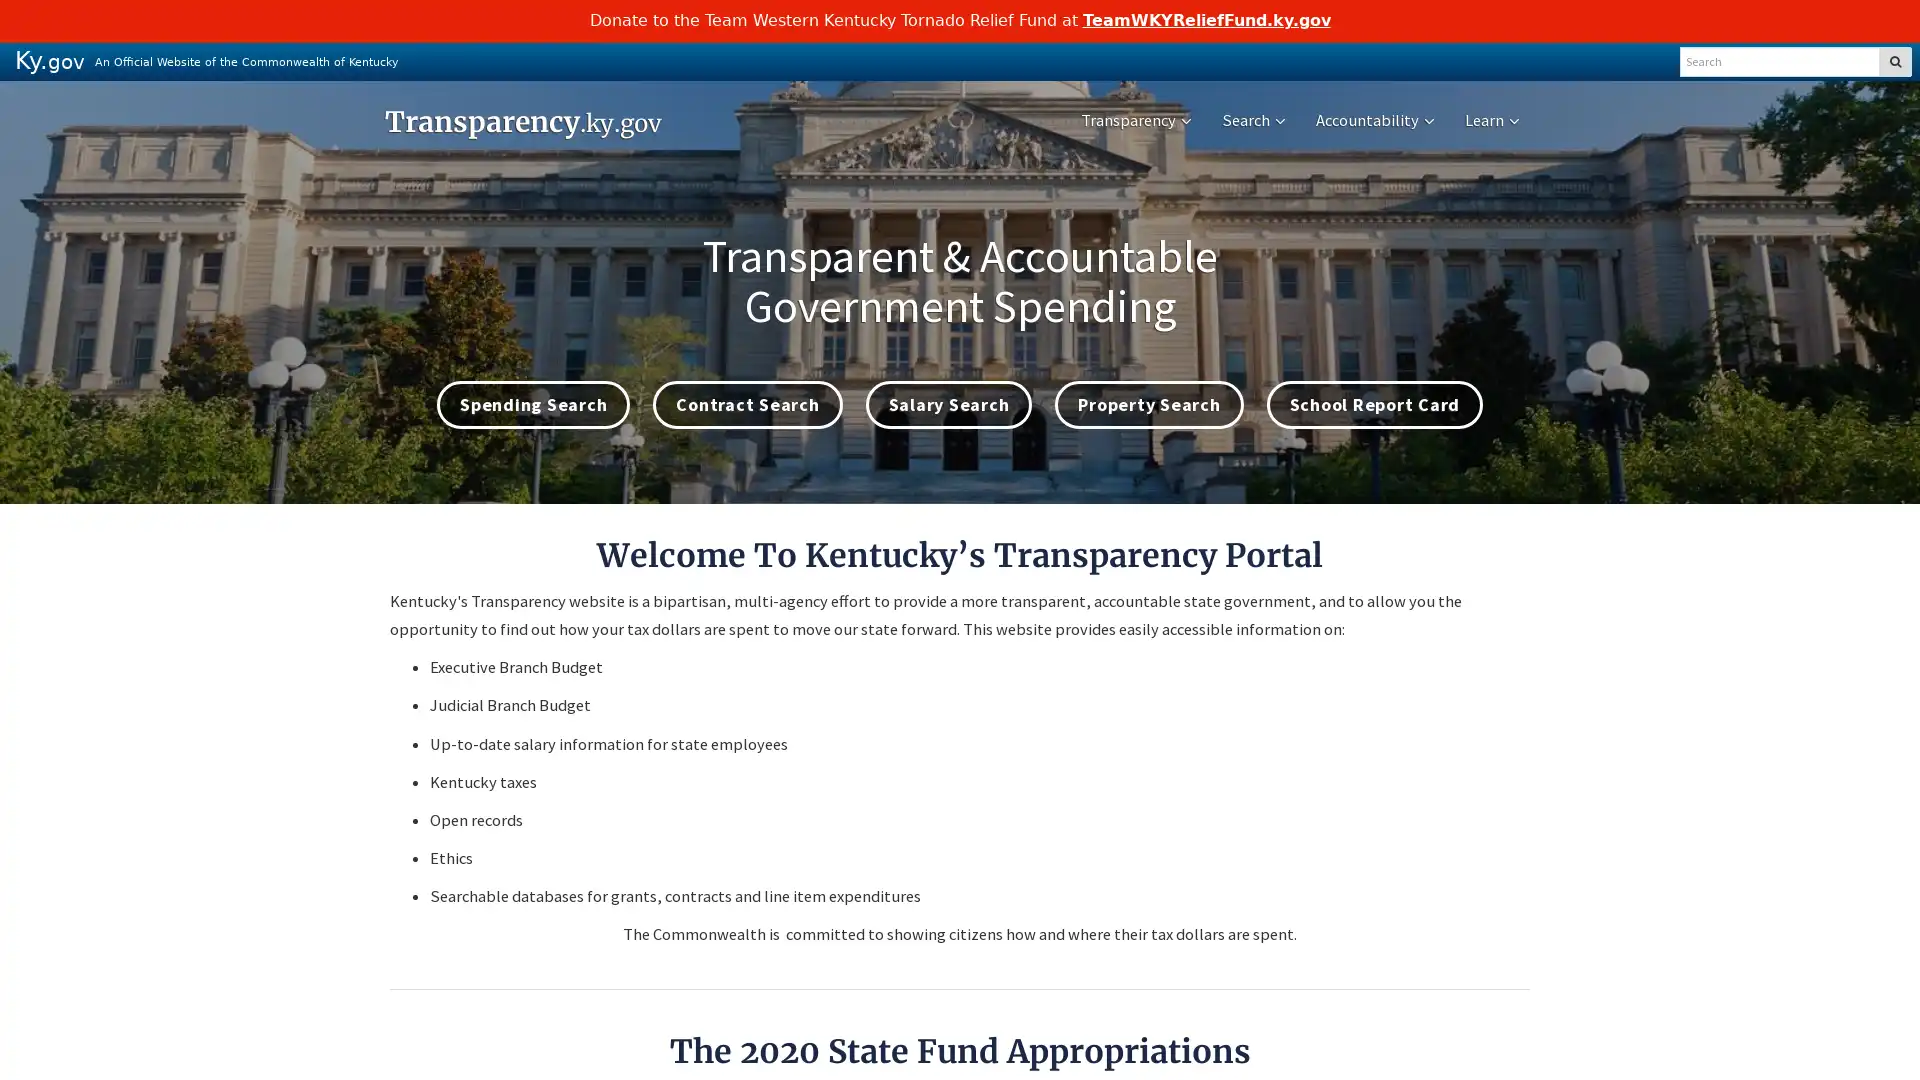  Describe the element at coordinates (1894, 60) in the screenshot. I see `SEARCH` at that location.